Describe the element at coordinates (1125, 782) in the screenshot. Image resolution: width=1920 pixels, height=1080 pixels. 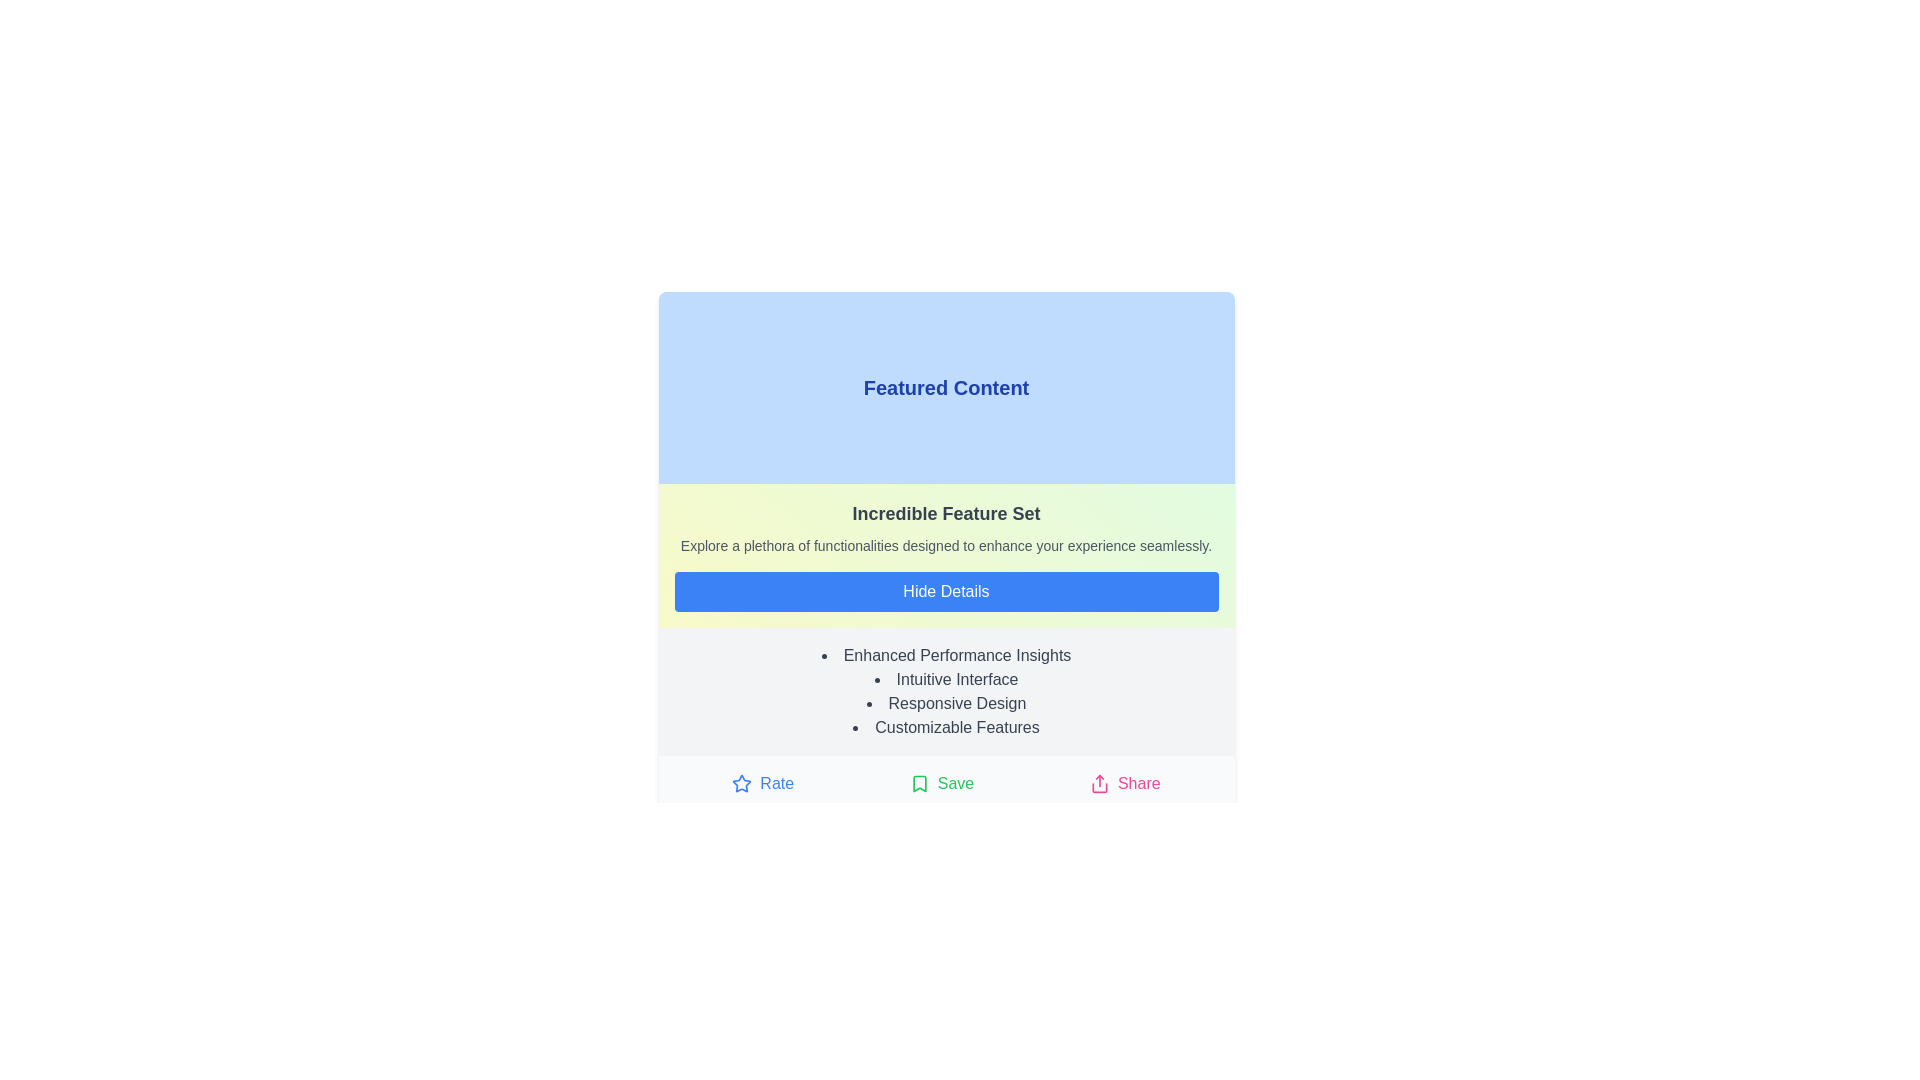
I see `the 'Share' button located at the bottom-right corner of the interface` at that location.